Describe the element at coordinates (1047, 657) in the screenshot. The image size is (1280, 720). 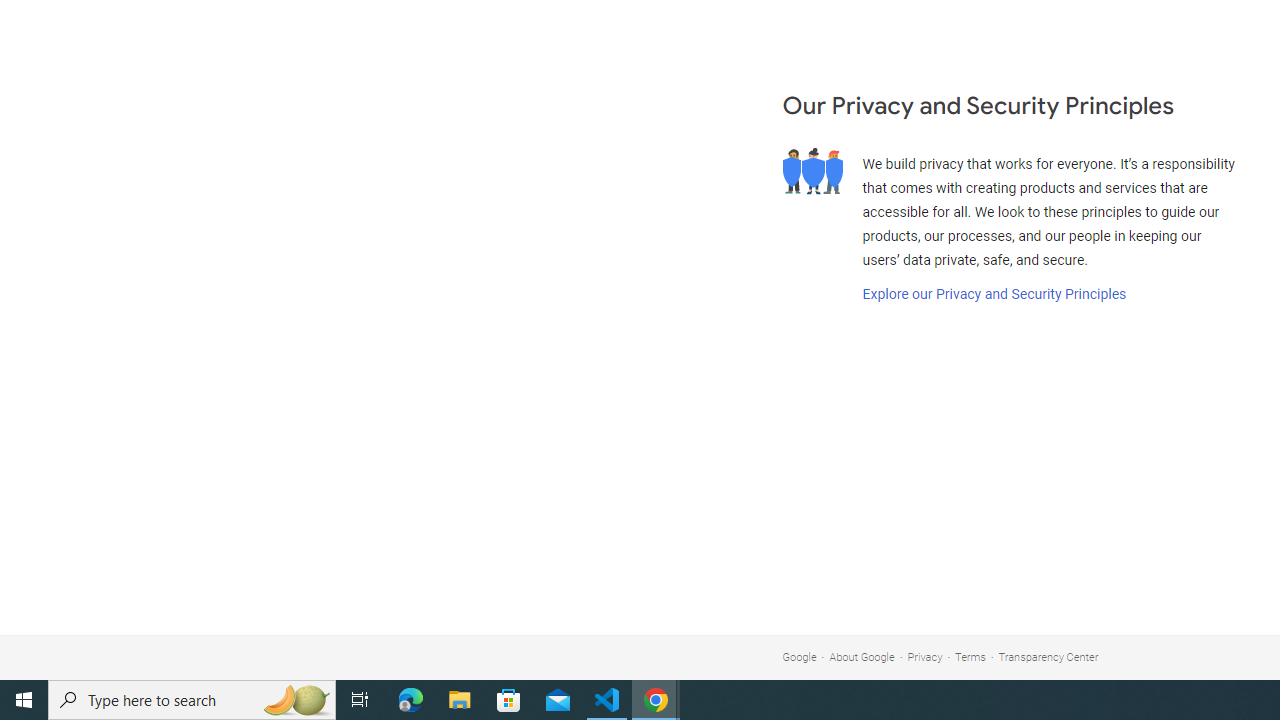
I see `'Transparency Center'` at that location.